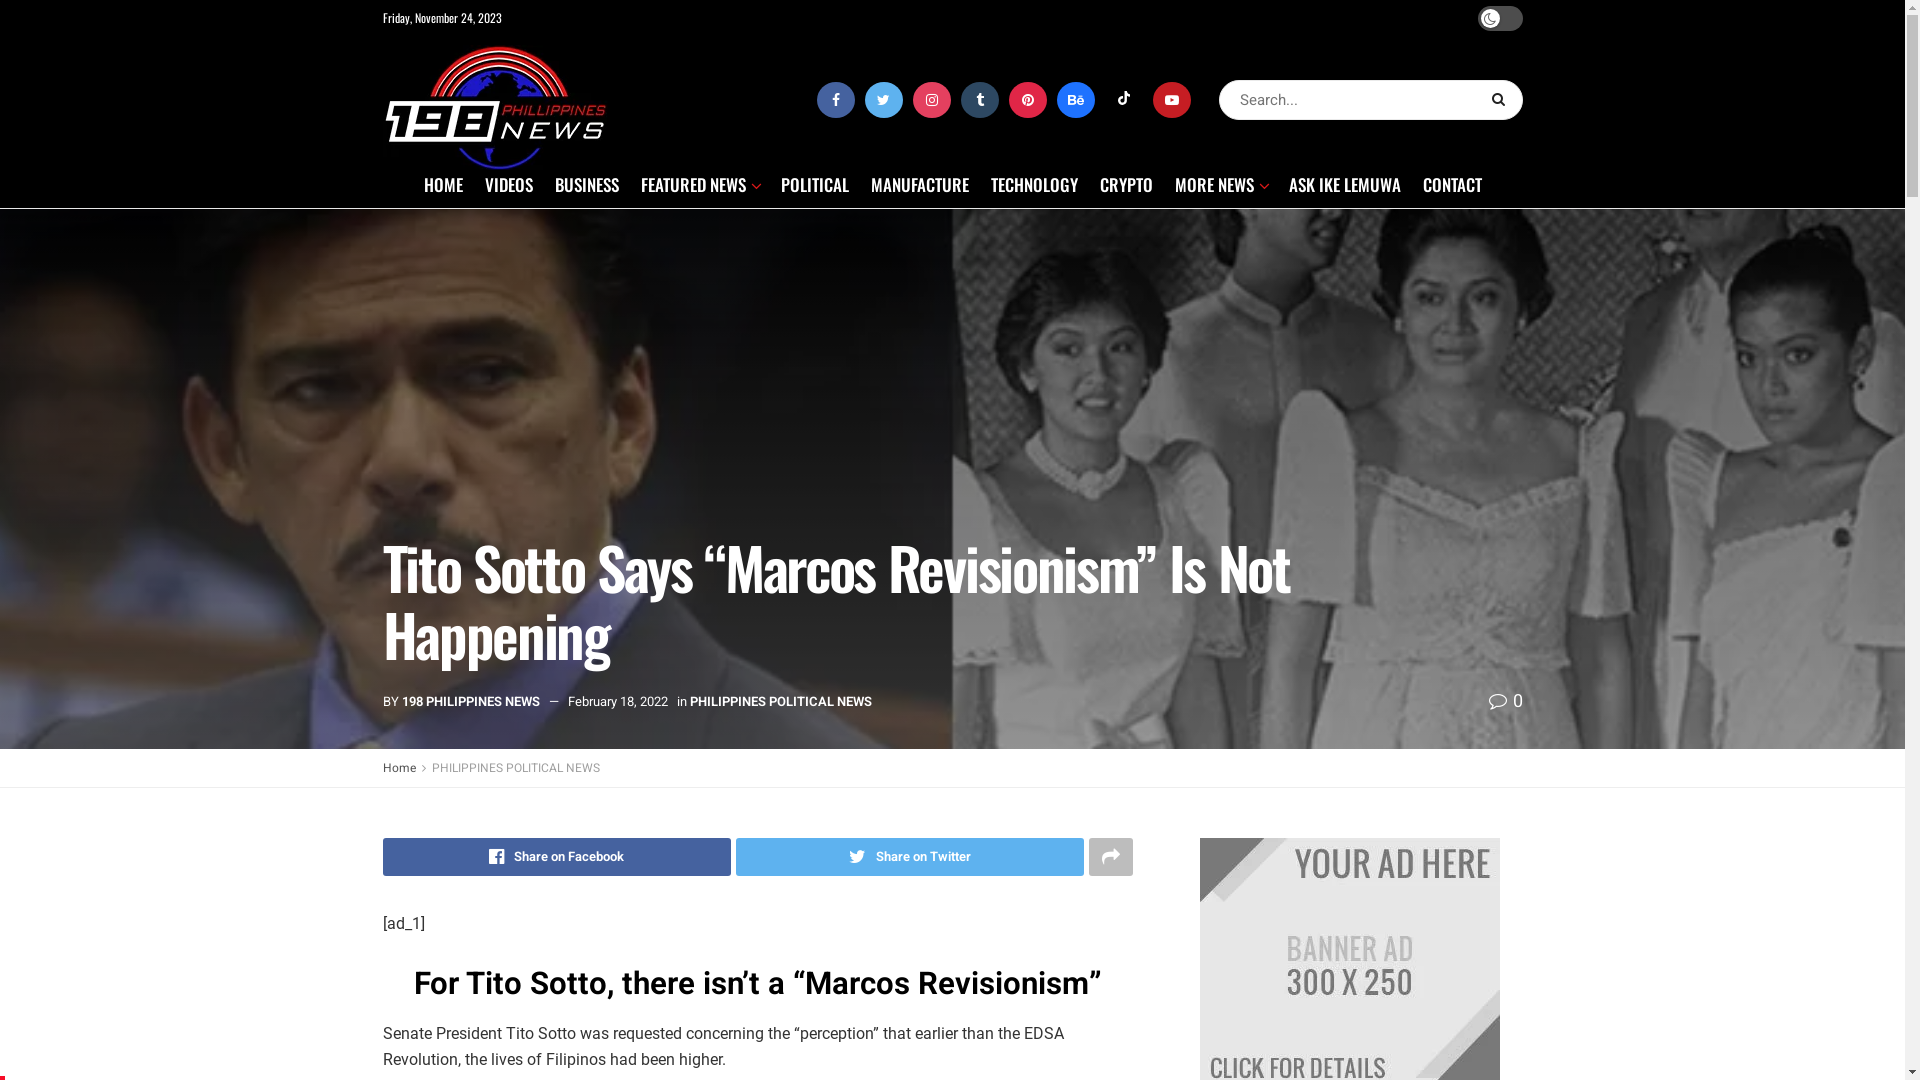 Image resolution: width=1920 pixels, height=1080 pixels. I want to click on 'TECHNOLOGY', so click(989, 184).